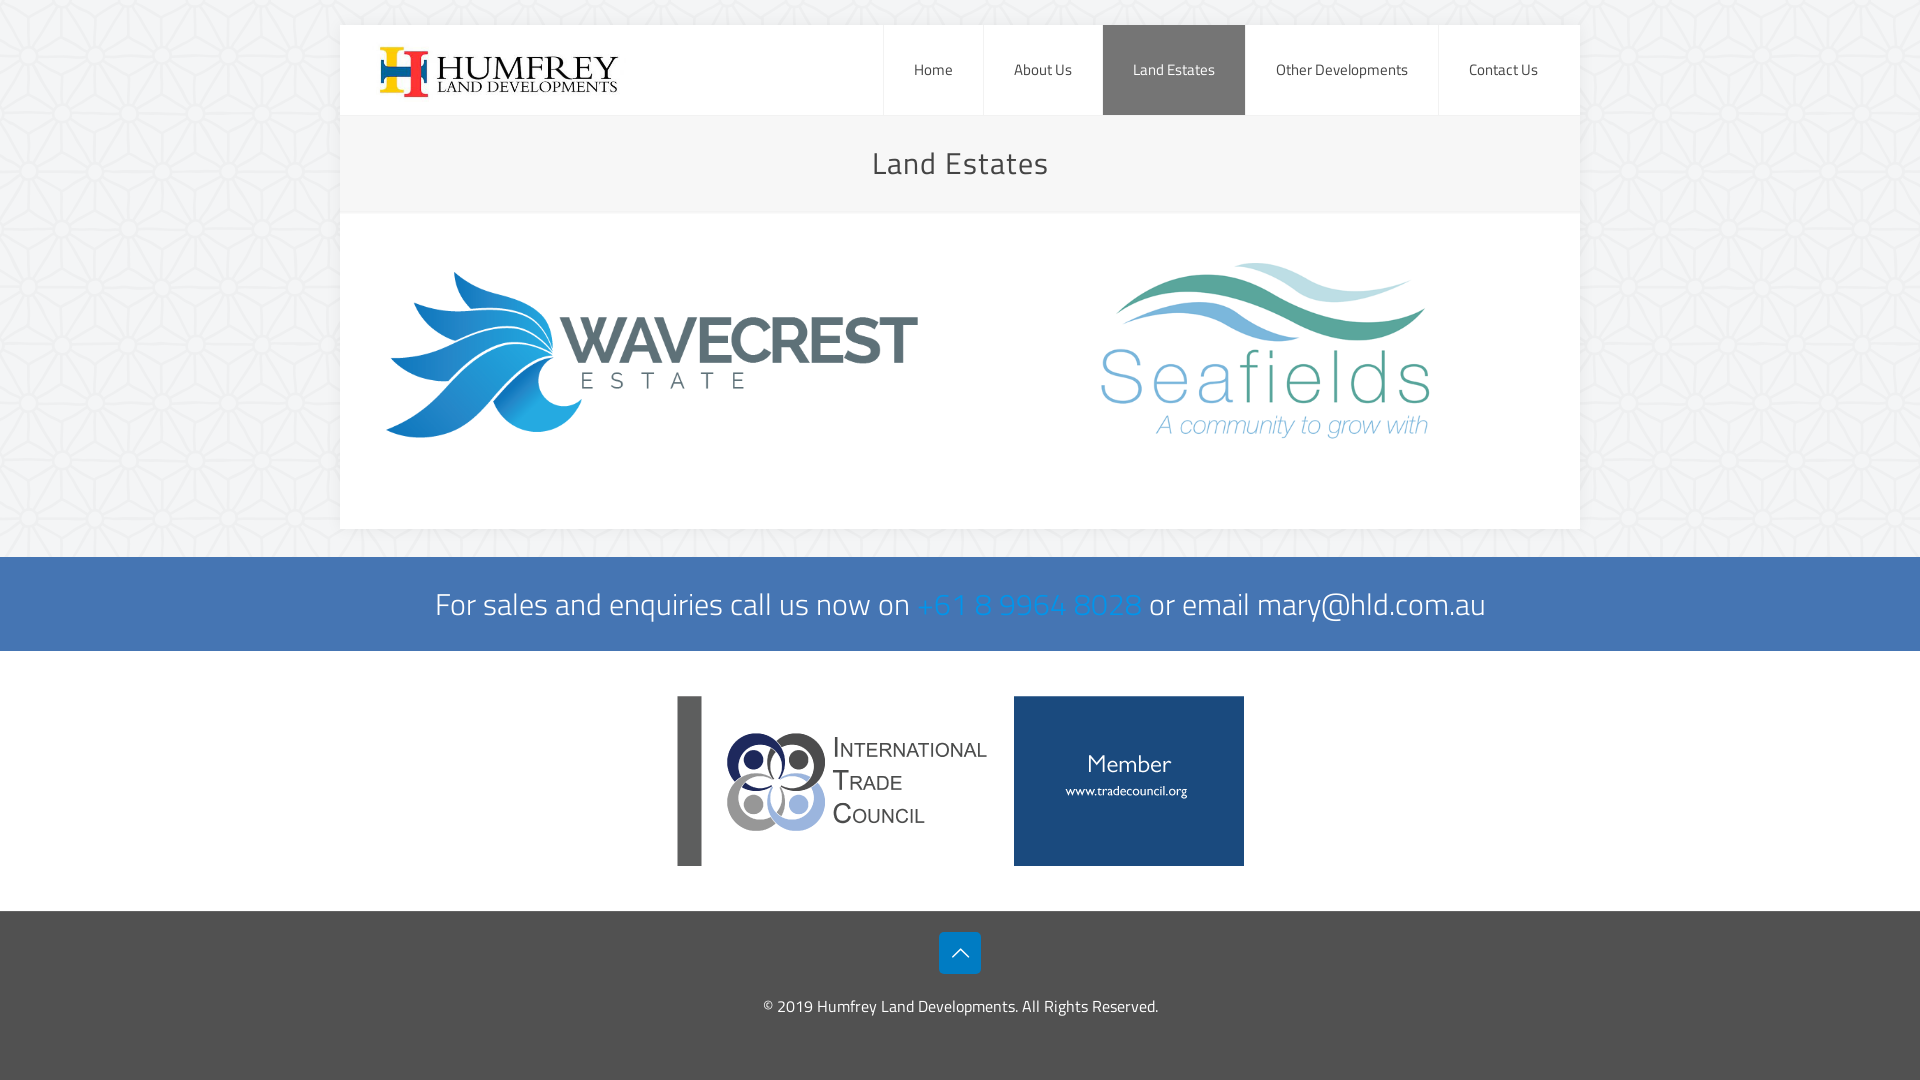 The image size is (1920, 1080). What do you see at coordinates (1438, 68) in the screenshot?
I see `'Contact Us'` at bounding box center [1438, 68].